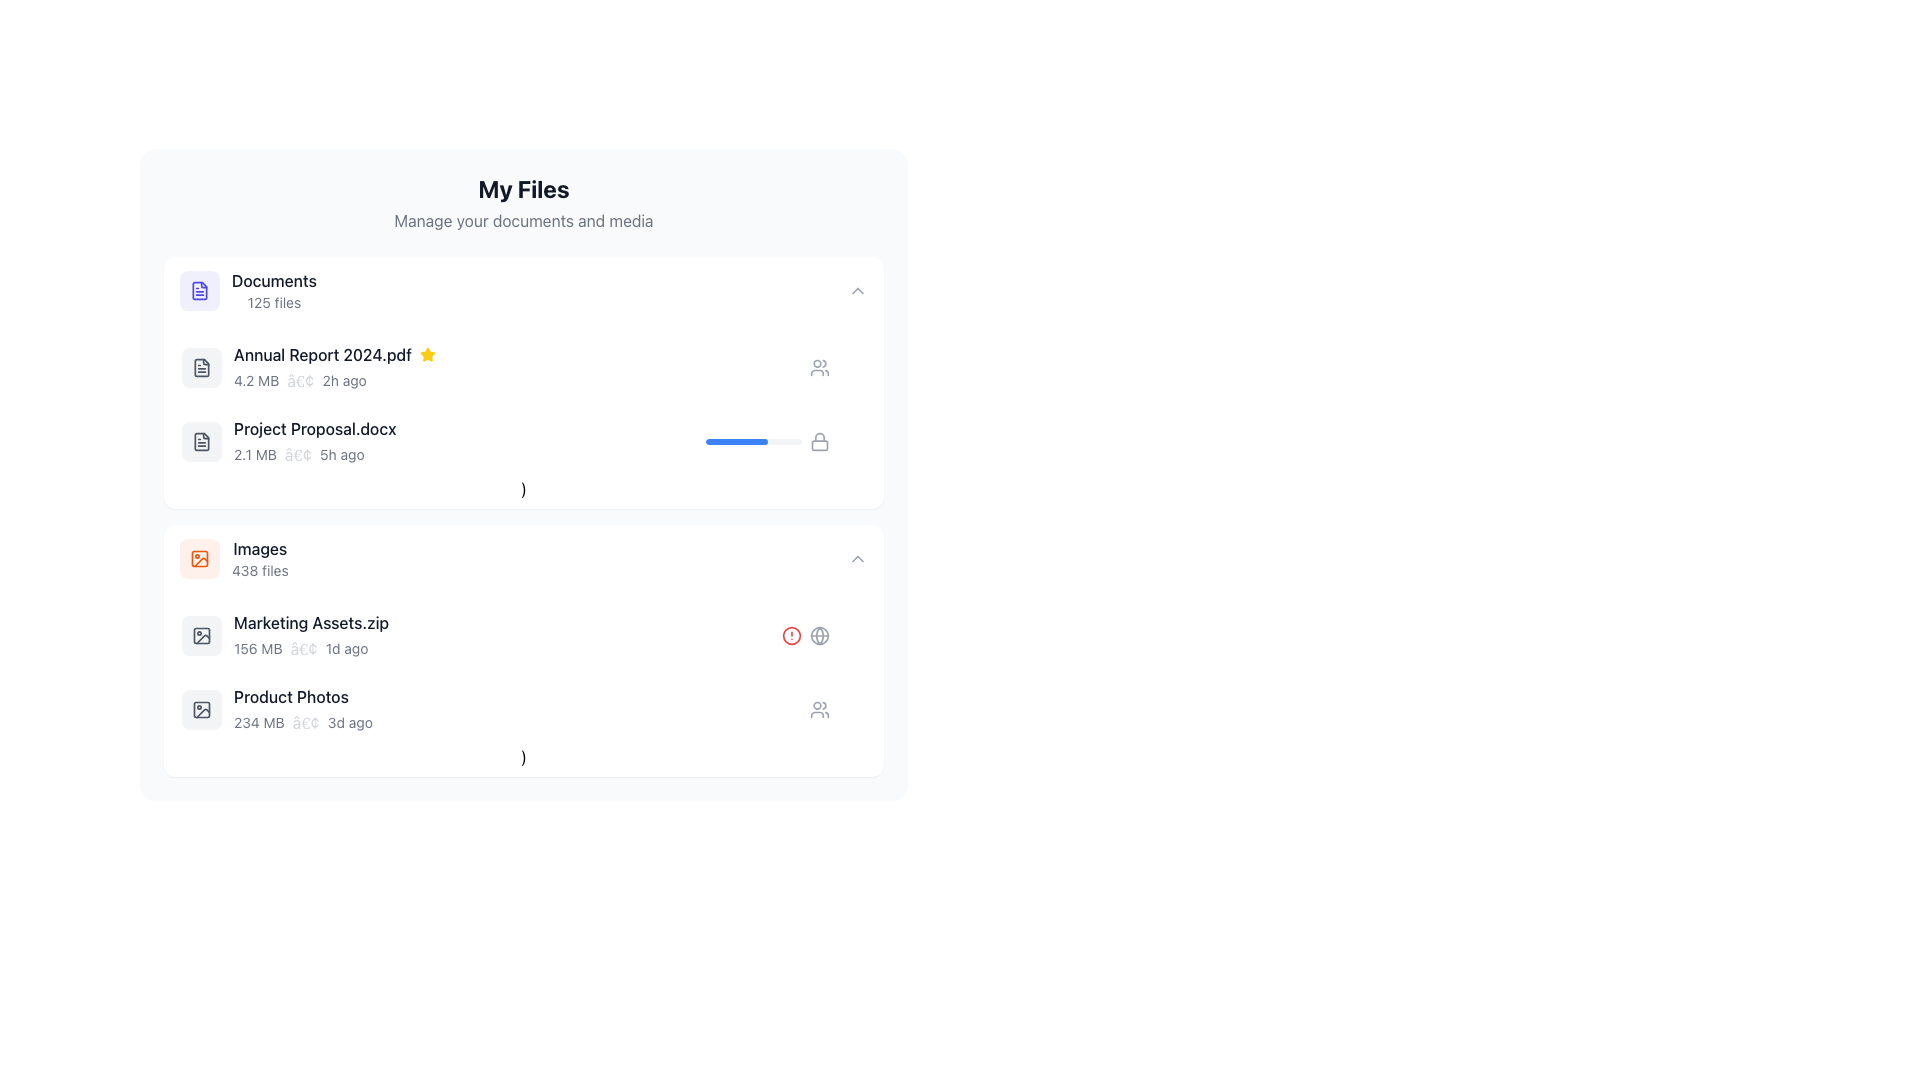 The width and height of the screenshot is (1920, 1080). What do you see at coordinates (820, 636) in the screenshot?
I see `the curved line or arc element that is part of the globe representation next to the 'Marketing Assets.zip' file entry` at bounding box center [820, 636].